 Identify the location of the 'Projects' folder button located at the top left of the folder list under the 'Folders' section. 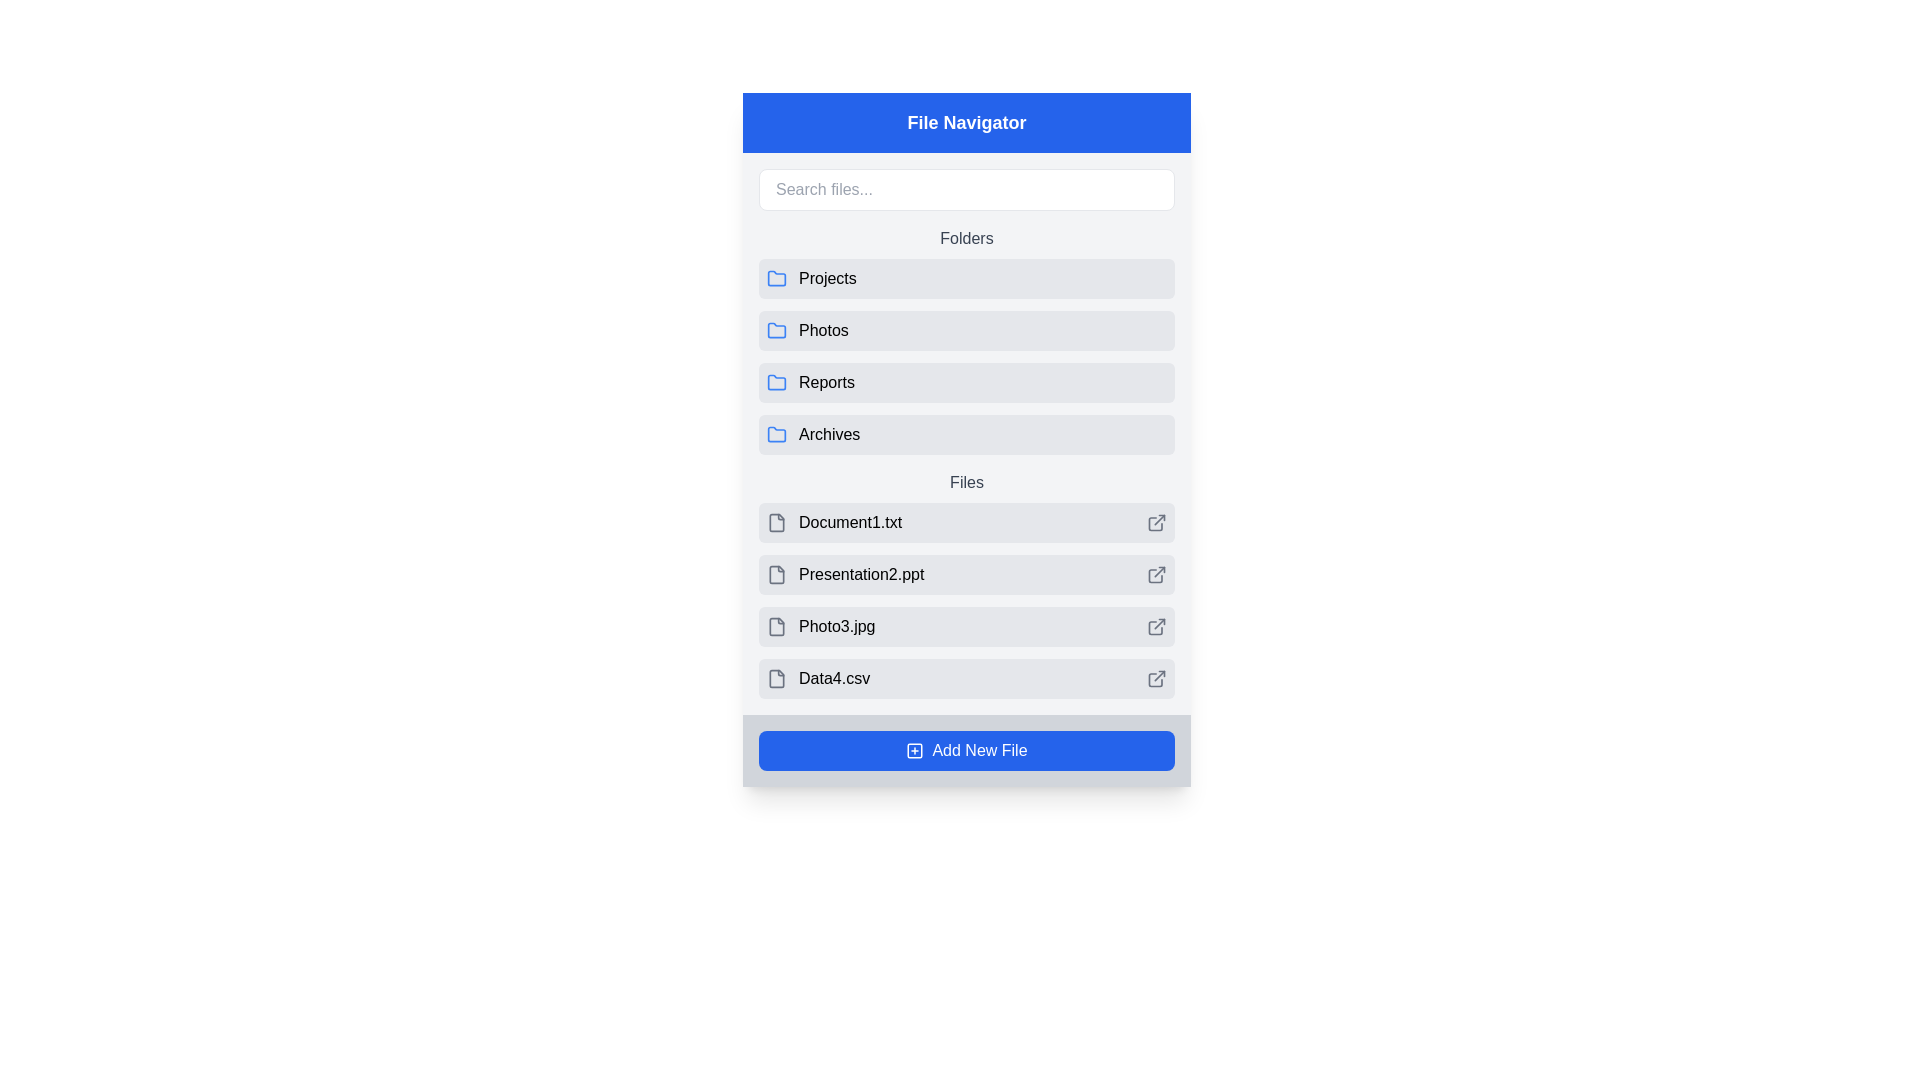
(966, 278).